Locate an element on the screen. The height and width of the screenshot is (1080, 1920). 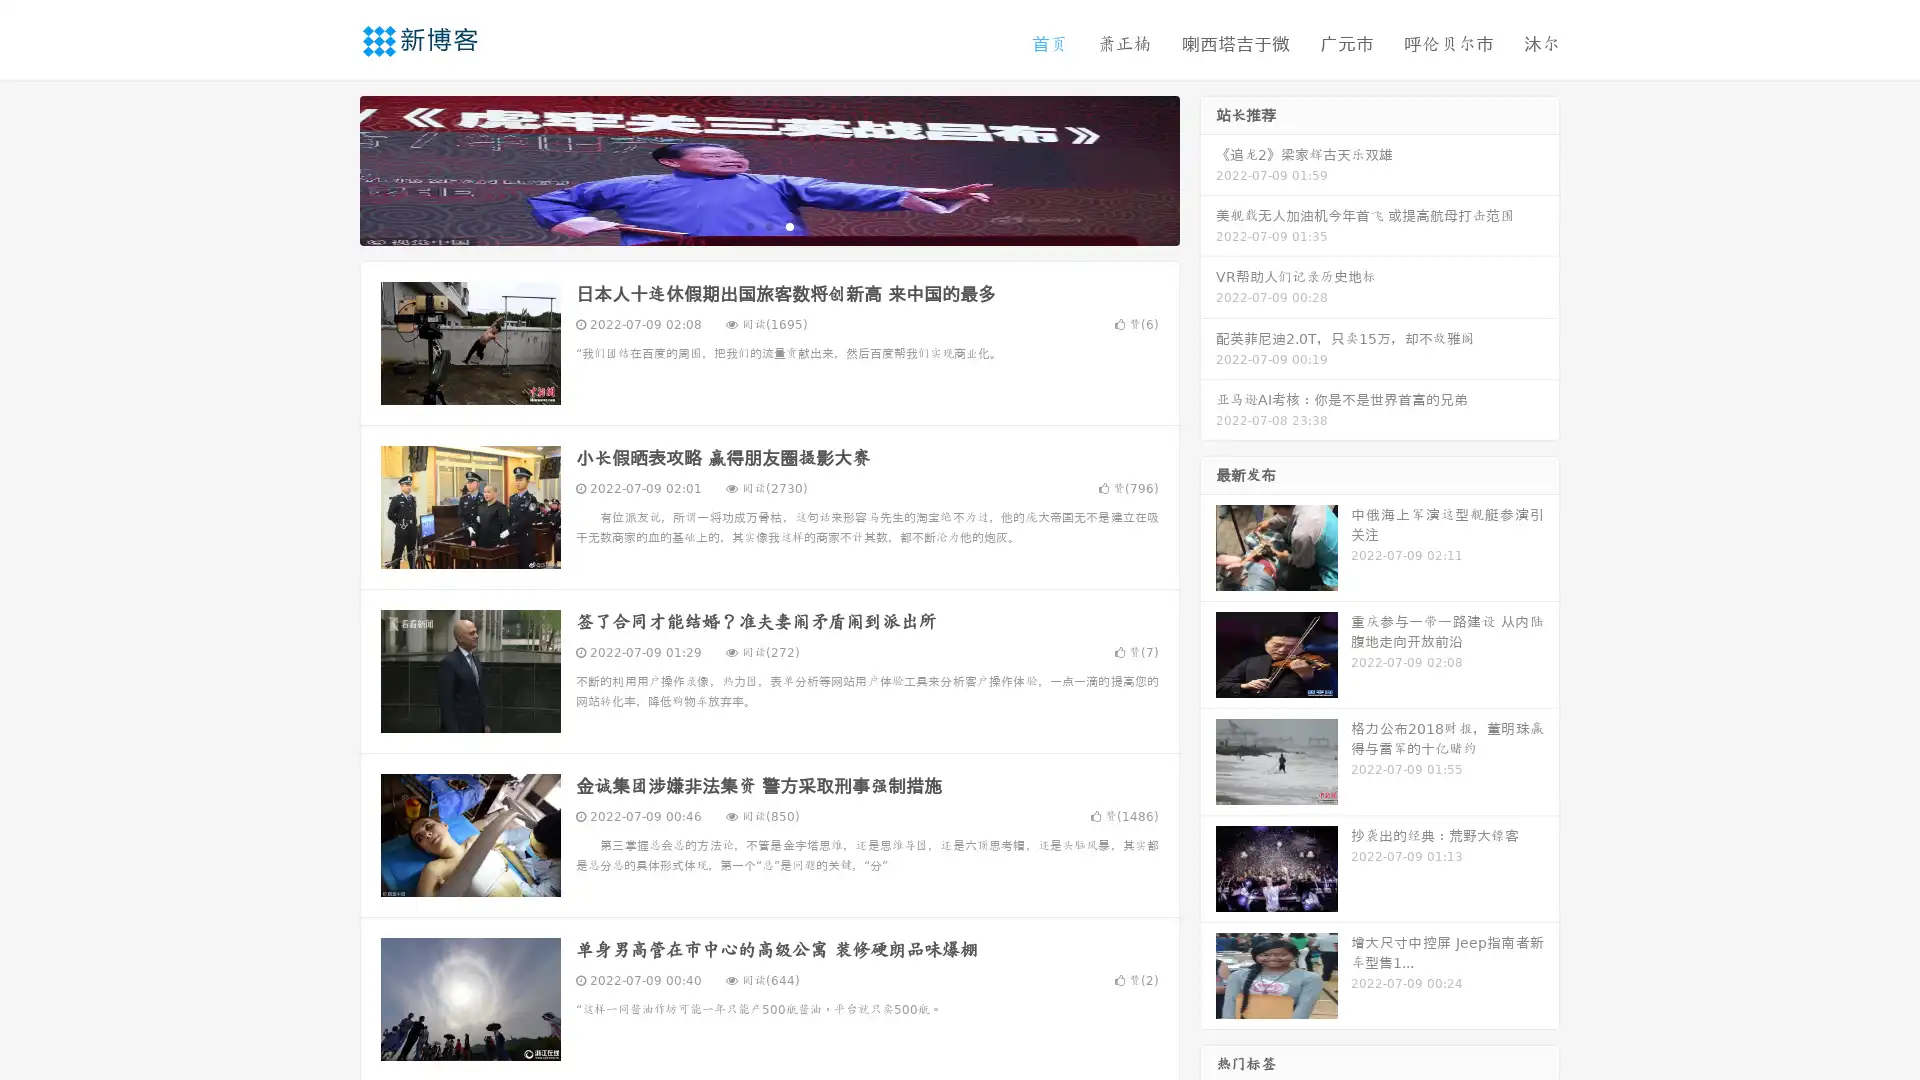
Go to slide 2 is located at coordinates (768, 225).